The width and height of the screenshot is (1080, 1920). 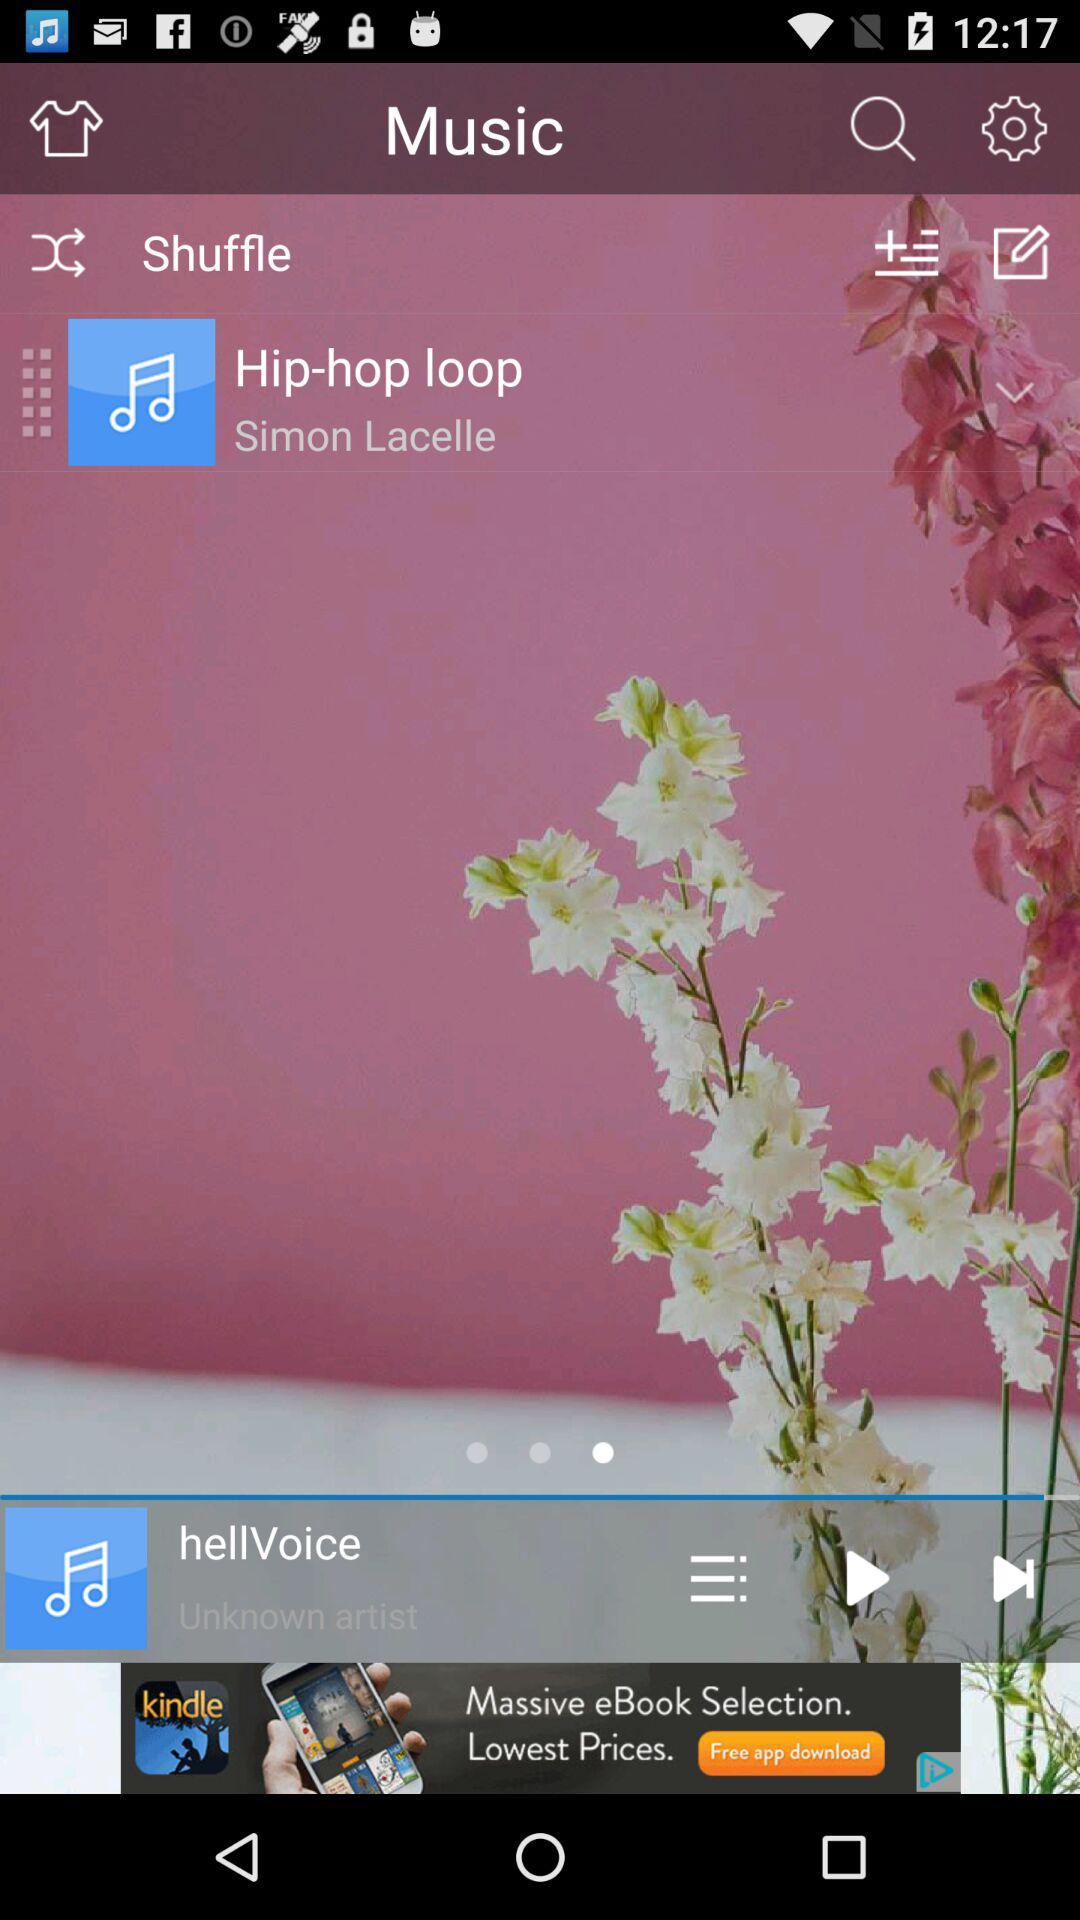 What do you see at coordinates (1013, 1577) in the screenshot?
I see `the forward icon` at bounding box center [1013, 1577].